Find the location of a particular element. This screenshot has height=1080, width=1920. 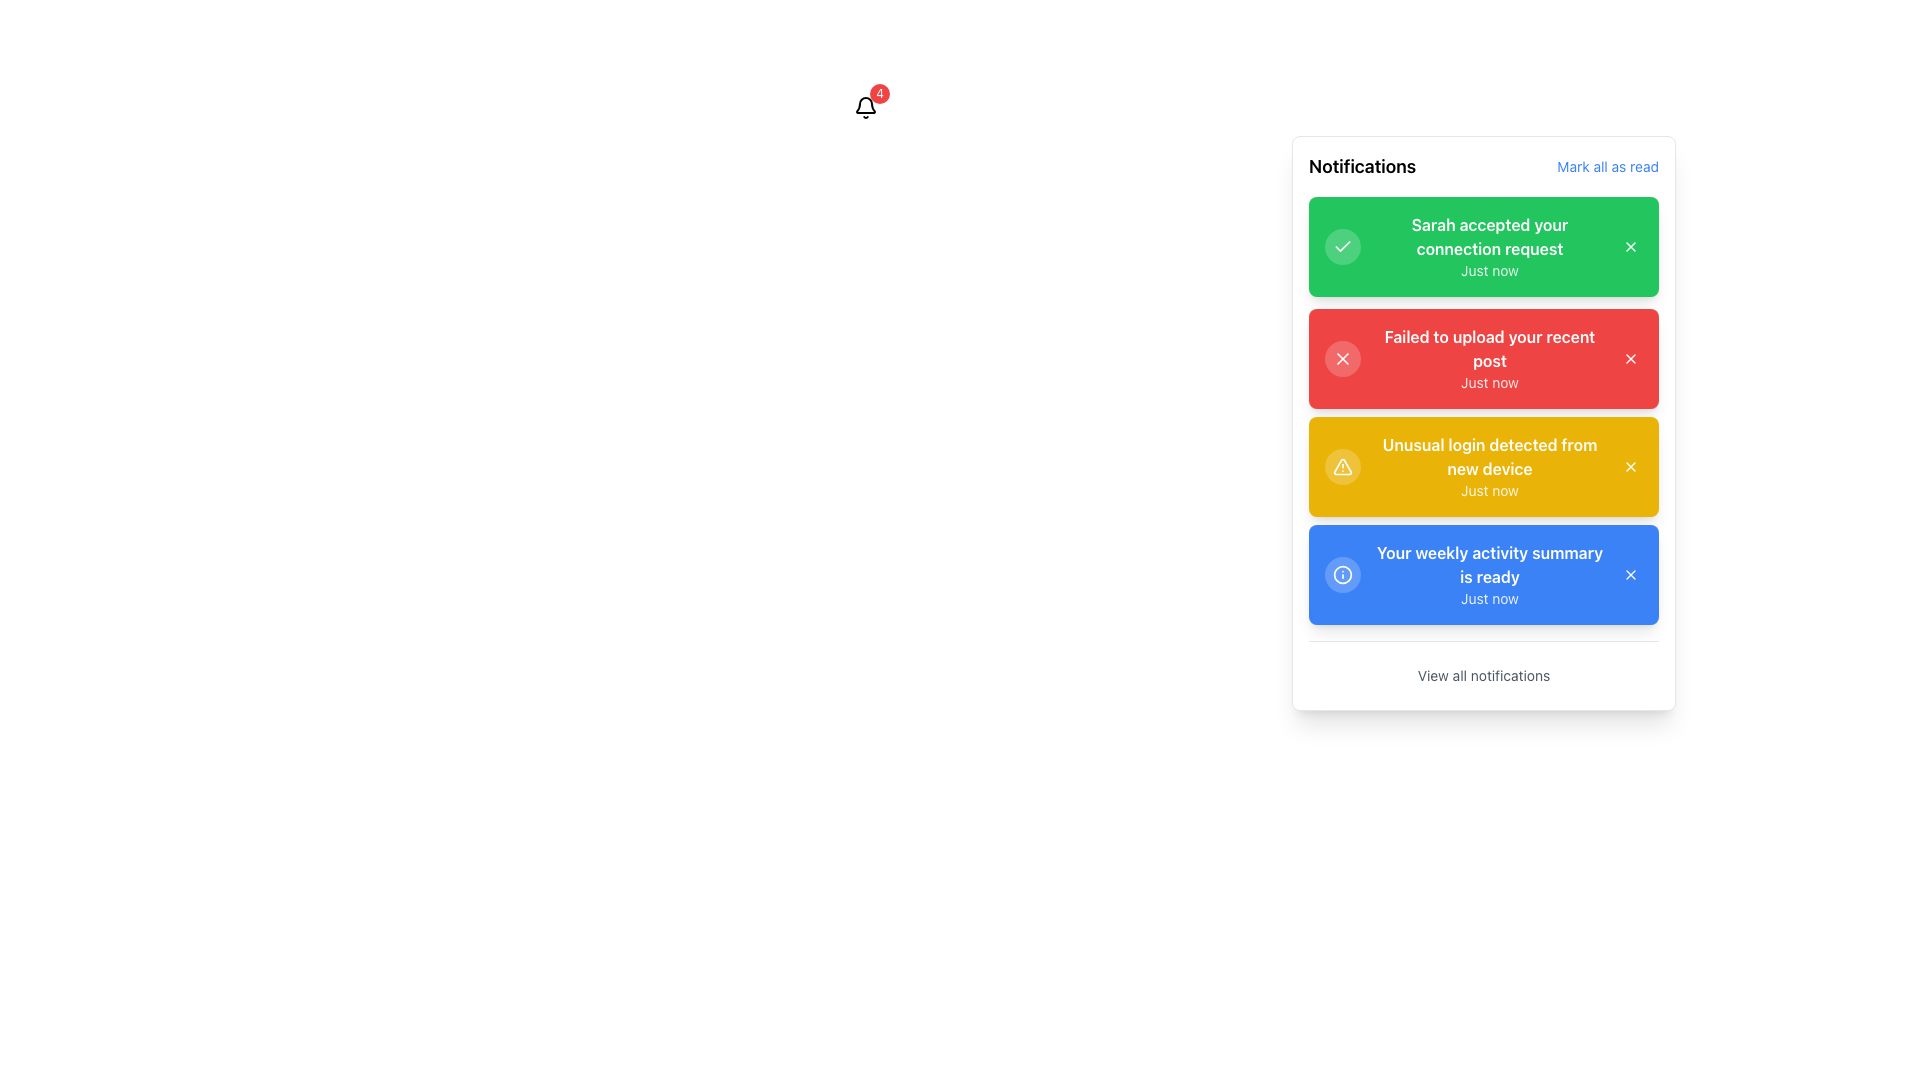

notification alert message located in the third notification card from the top in the notifications panel, above the smaller text saying 'Just now' is located at coordinates (1489, 456).